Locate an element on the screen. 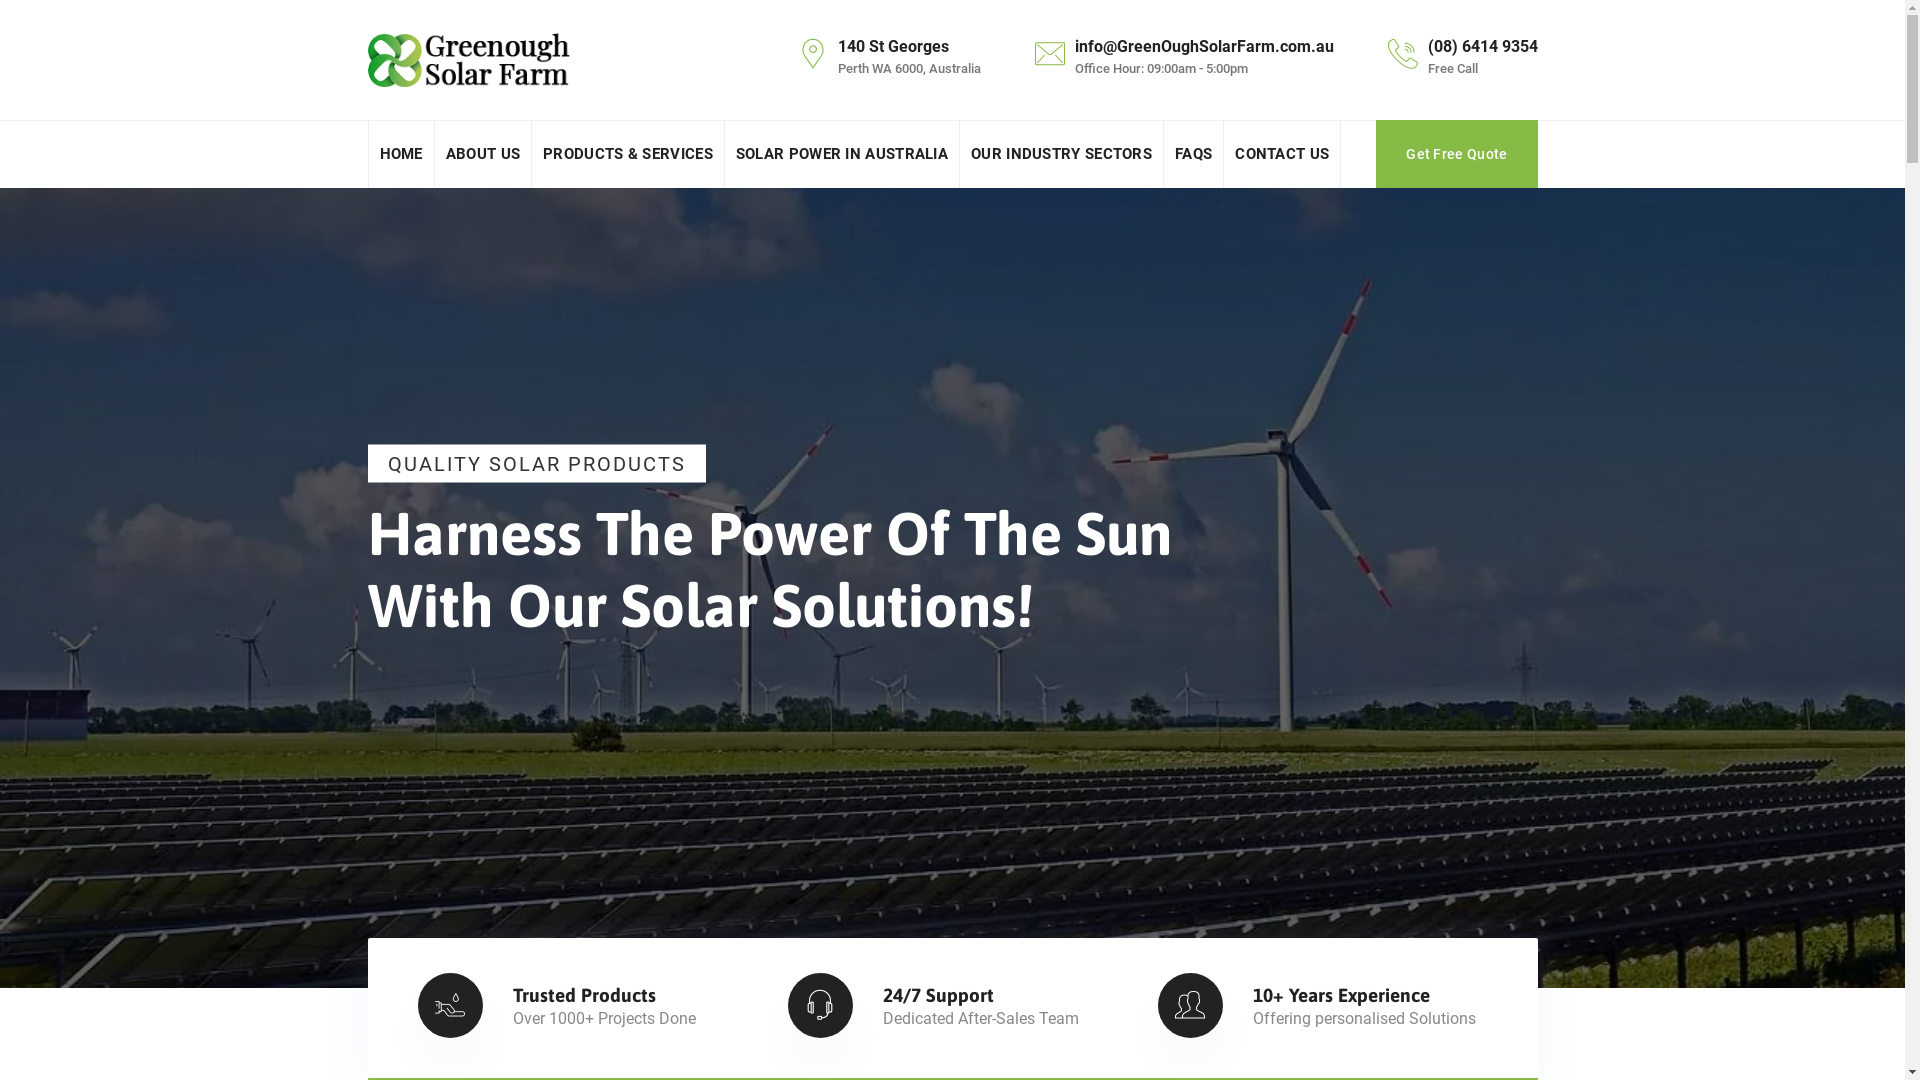 The height and width of the screenshot is (1080, 1920). 'CONTACT US' is located at coordinates (1281, 153).